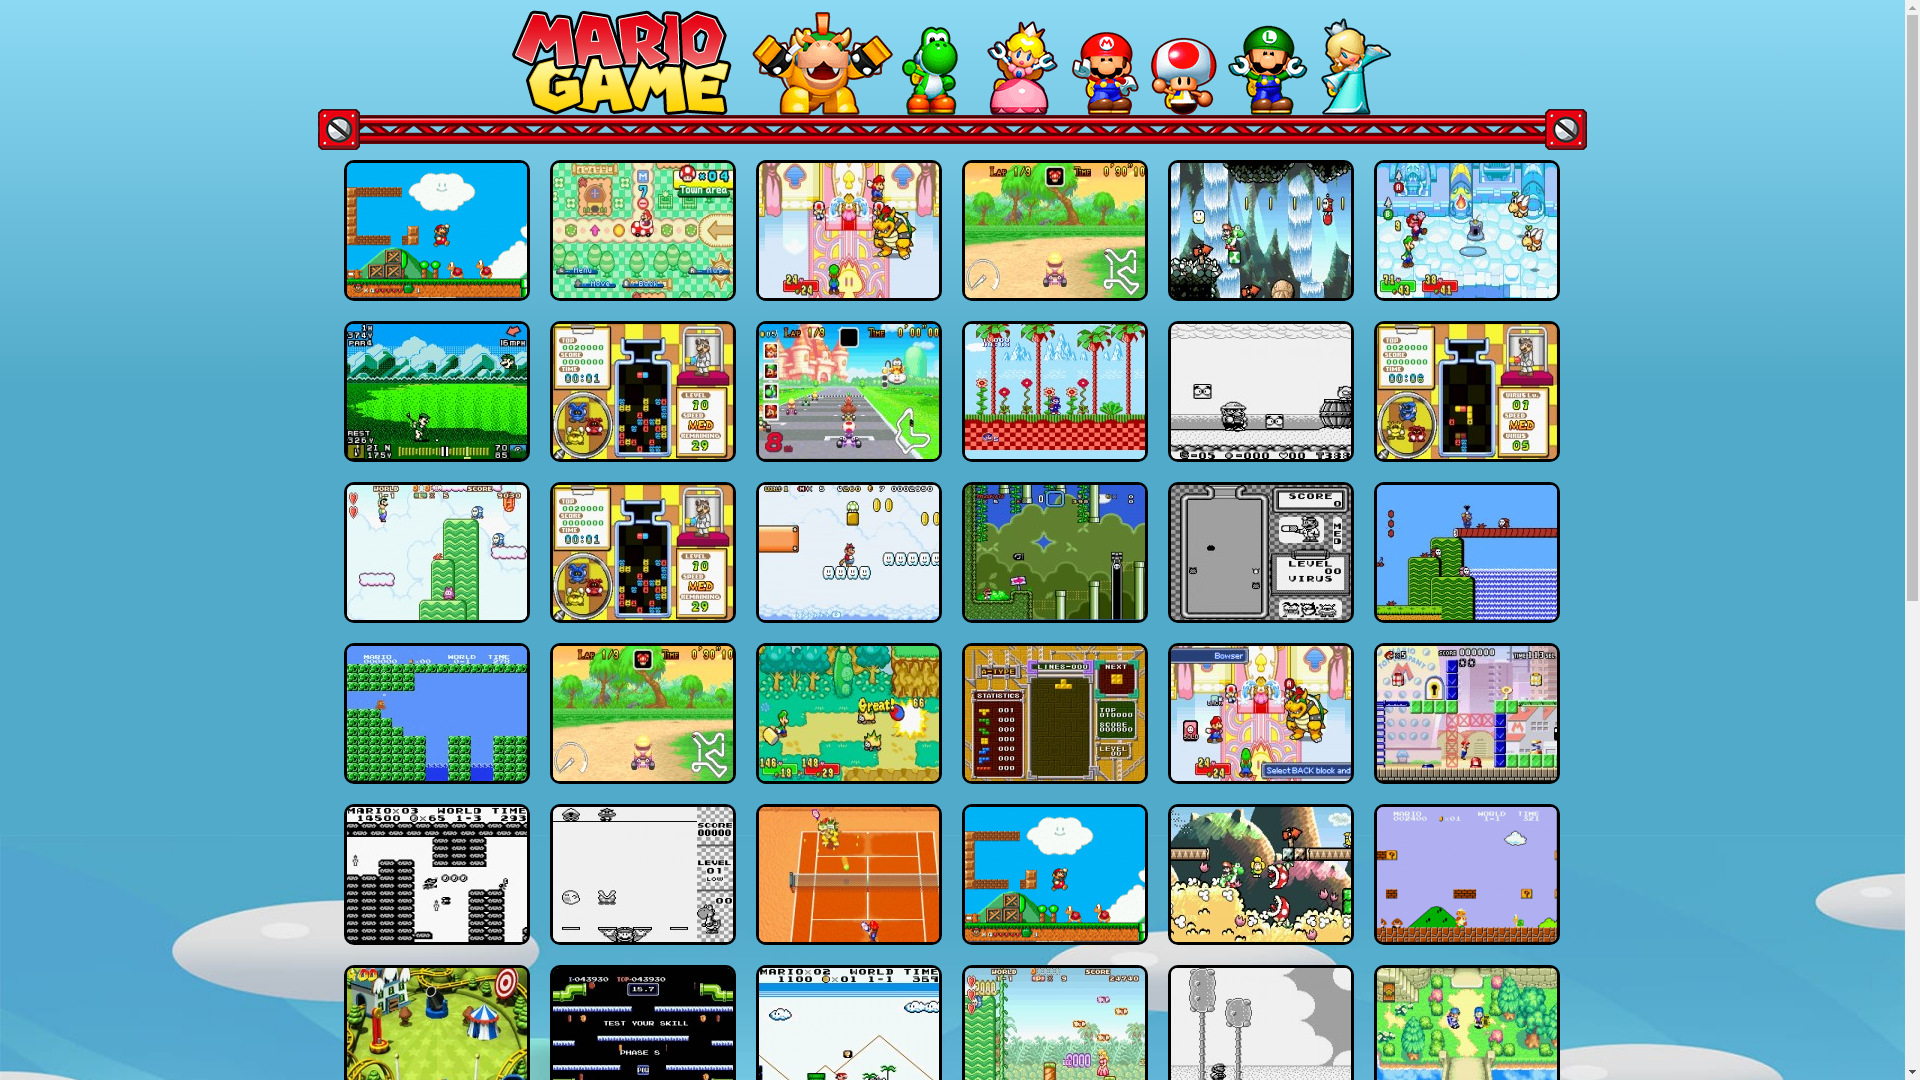  What do you see at coordinates (435, 550) in the screenshot?
I see `'Super Mario Advance'` at bounding box center [435, 550].